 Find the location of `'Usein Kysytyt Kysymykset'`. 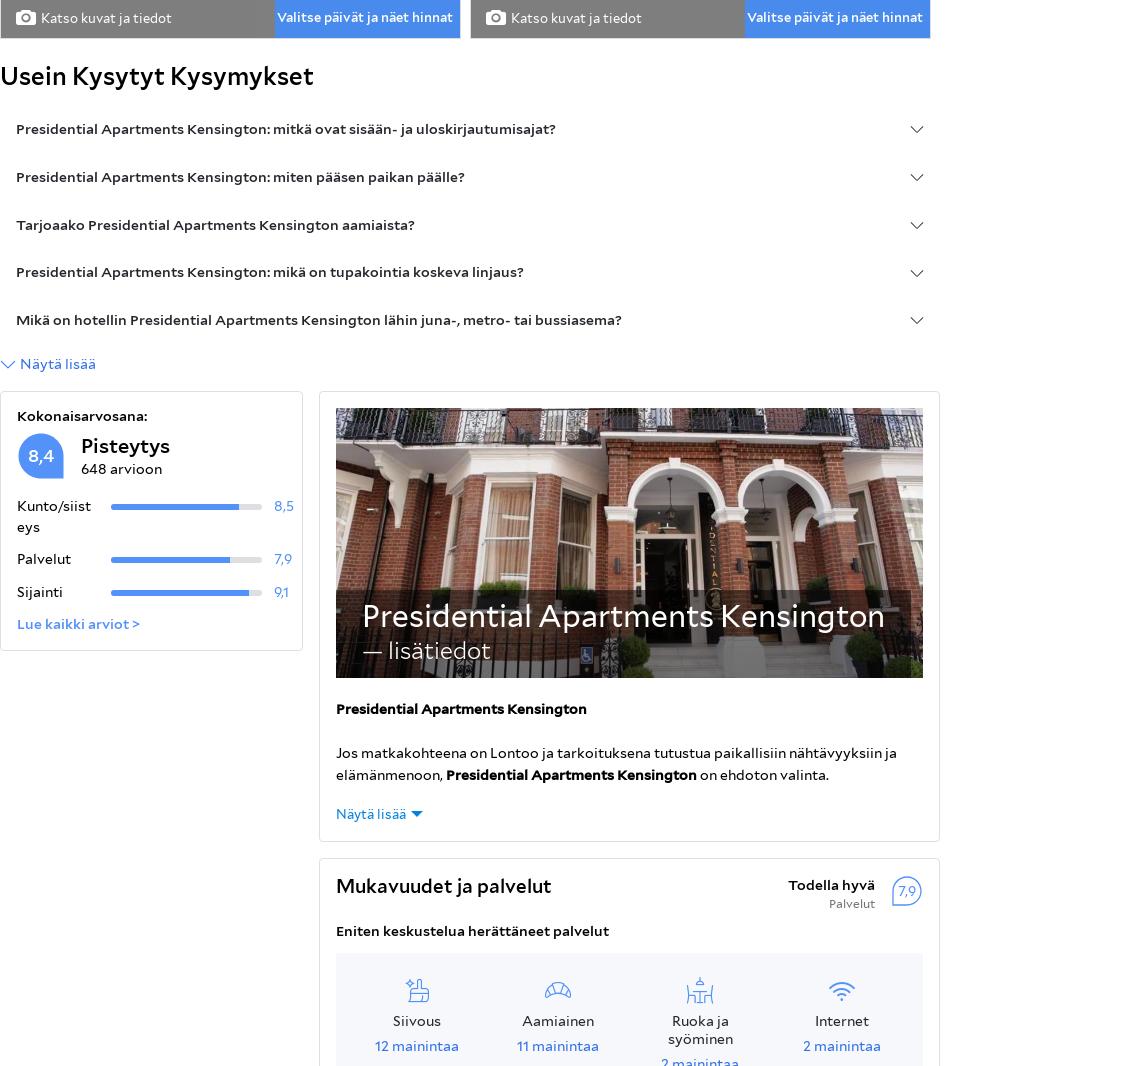

'Usein Kysytyt Kysymykset' is located at coordinates (157, 75).